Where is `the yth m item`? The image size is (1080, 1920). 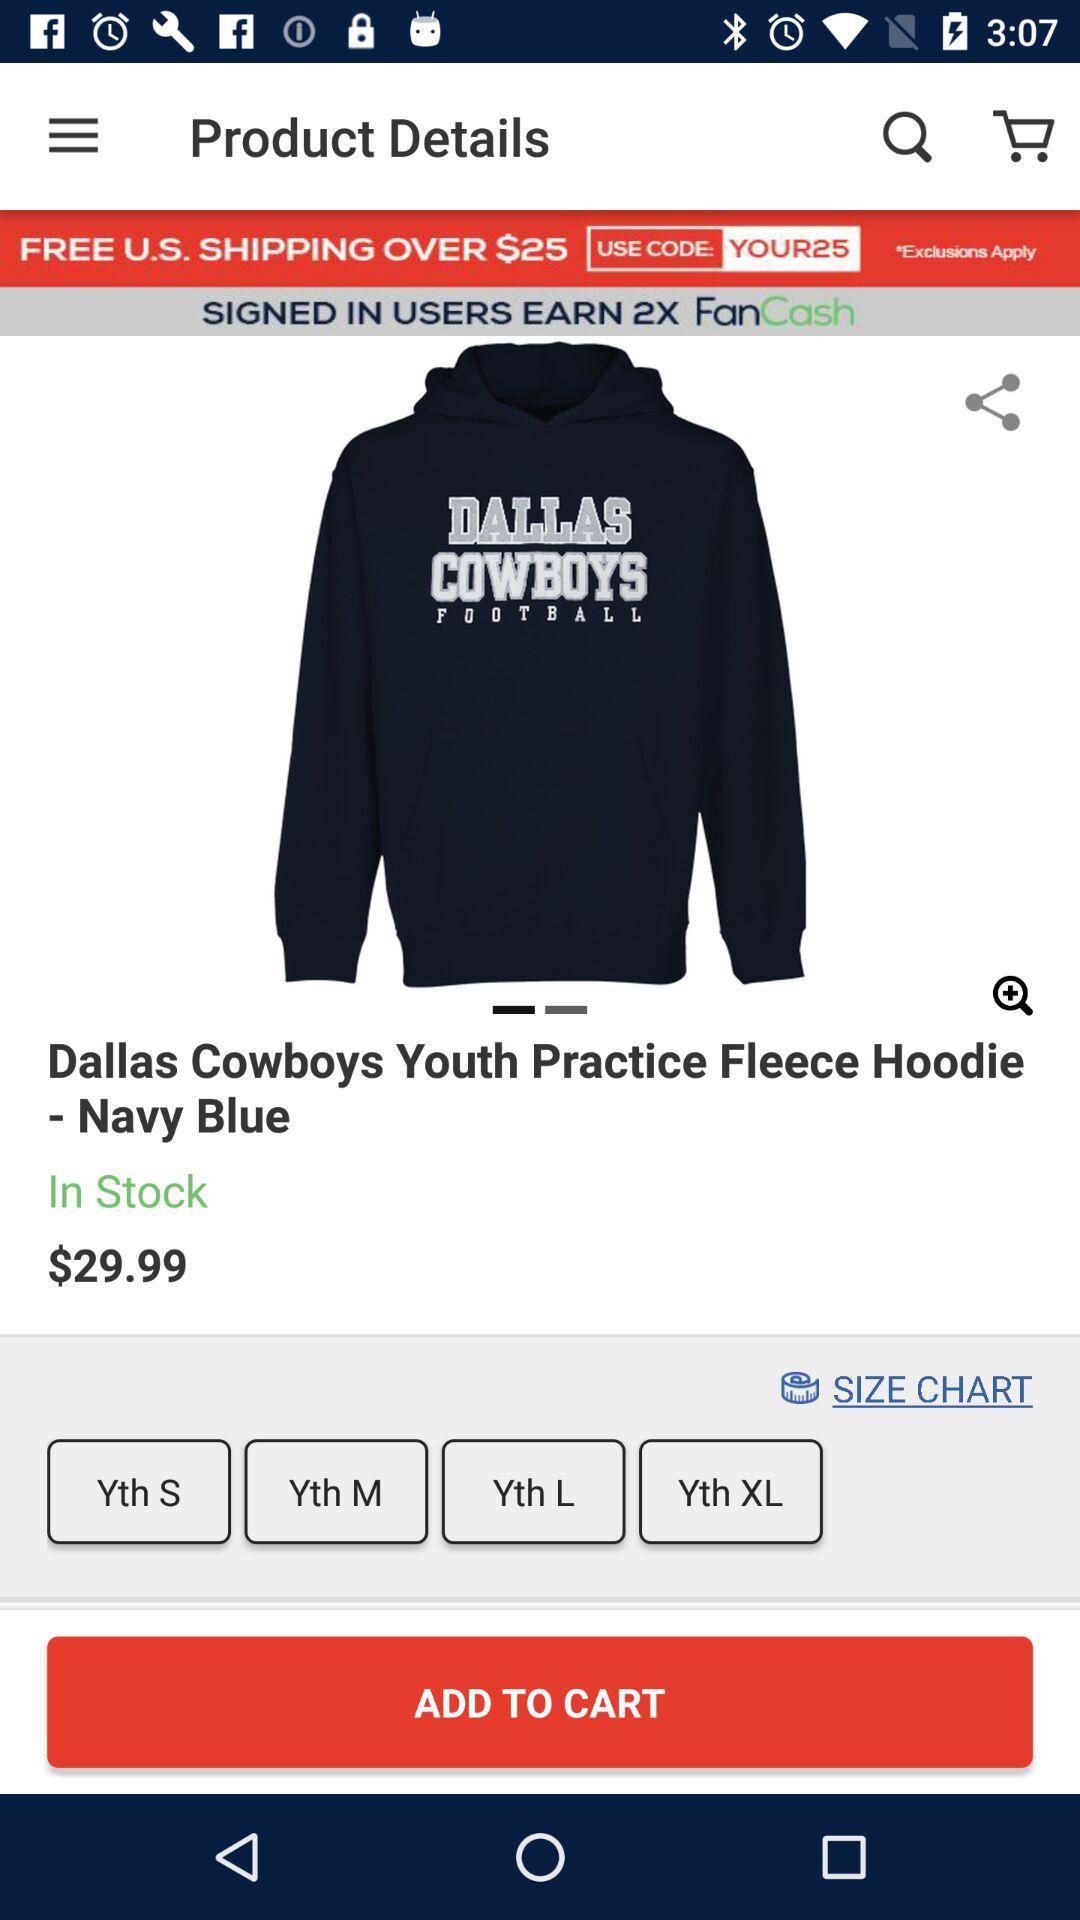 the yth m item is located at coordinates (335, 1491).